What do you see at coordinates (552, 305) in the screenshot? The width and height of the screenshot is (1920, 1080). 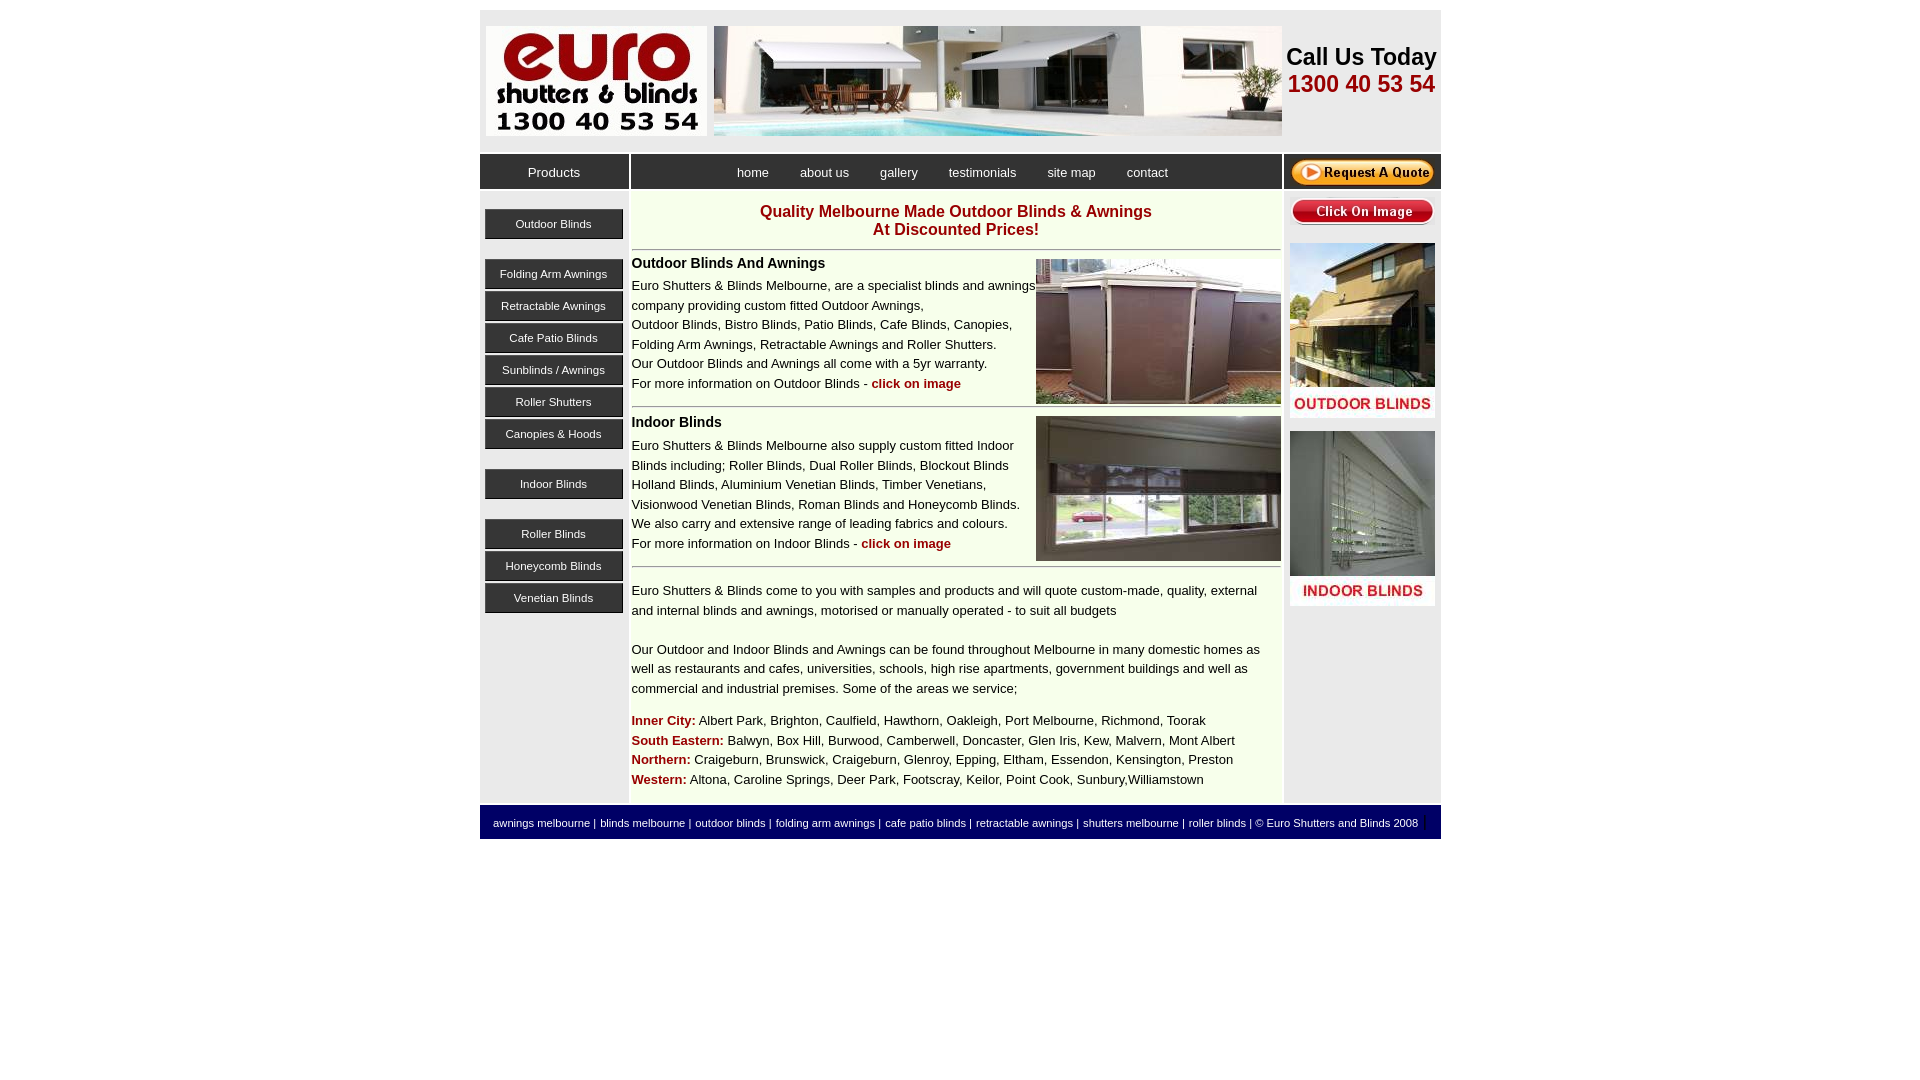 I see `'Retractable Awnings'` at bounding box center [552, 305].